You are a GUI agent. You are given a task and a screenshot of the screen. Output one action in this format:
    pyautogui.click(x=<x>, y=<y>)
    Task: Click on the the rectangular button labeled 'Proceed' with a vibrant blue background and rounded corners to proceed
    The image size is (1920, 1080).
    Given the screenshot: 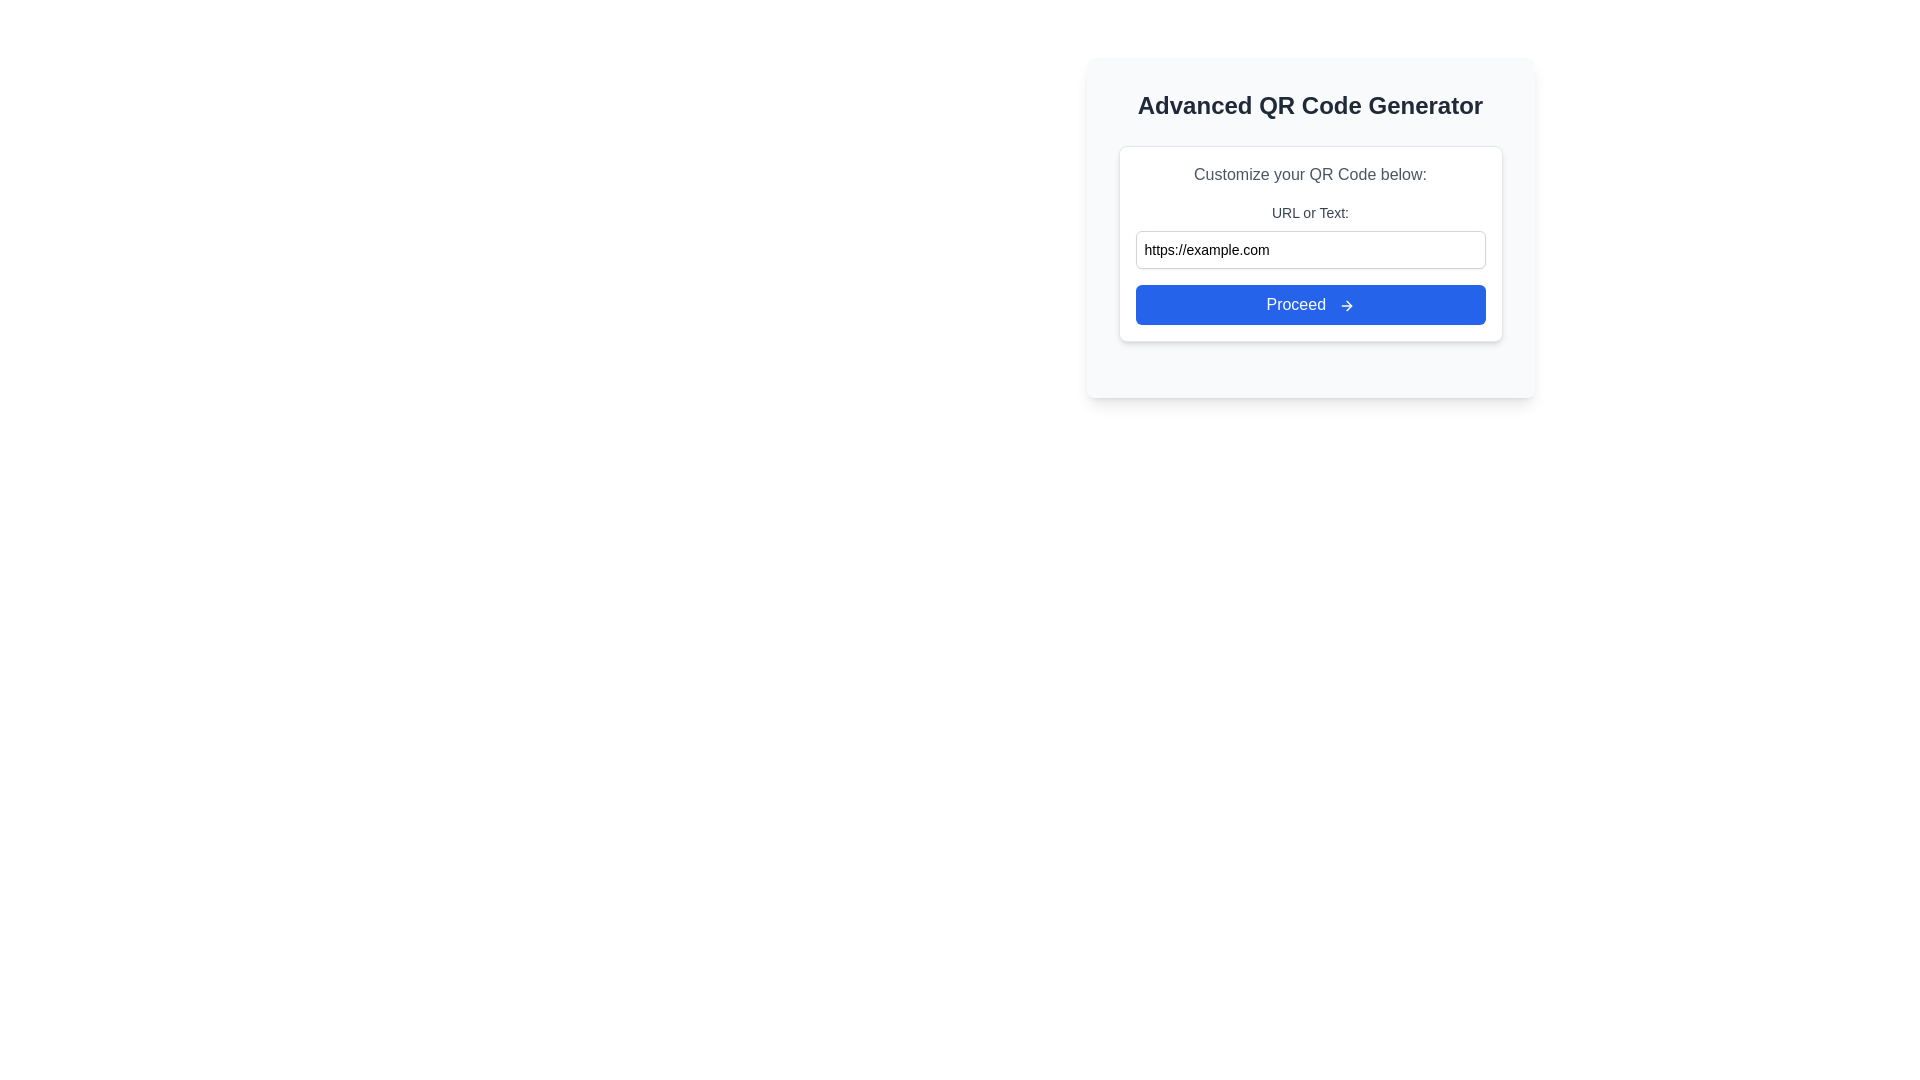 What is the action you would take?
    pyautogui.click(x=1310, y=304)
    